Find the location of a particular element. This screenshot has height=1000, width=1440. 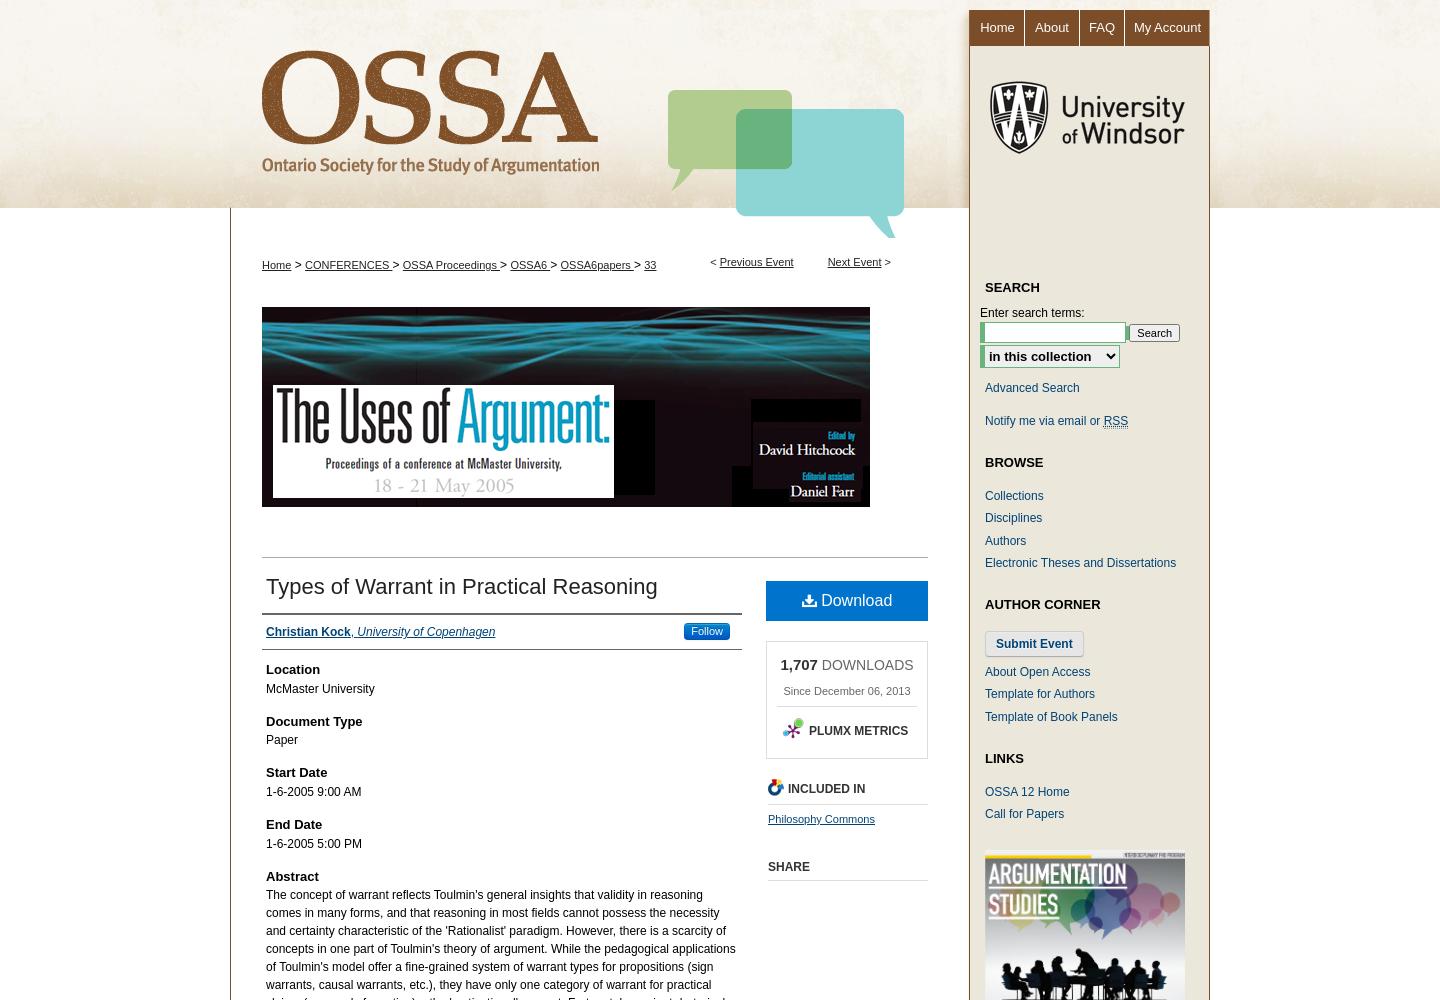

'1-6-2005 9:00 AM' is located at coordinates (264, 792).